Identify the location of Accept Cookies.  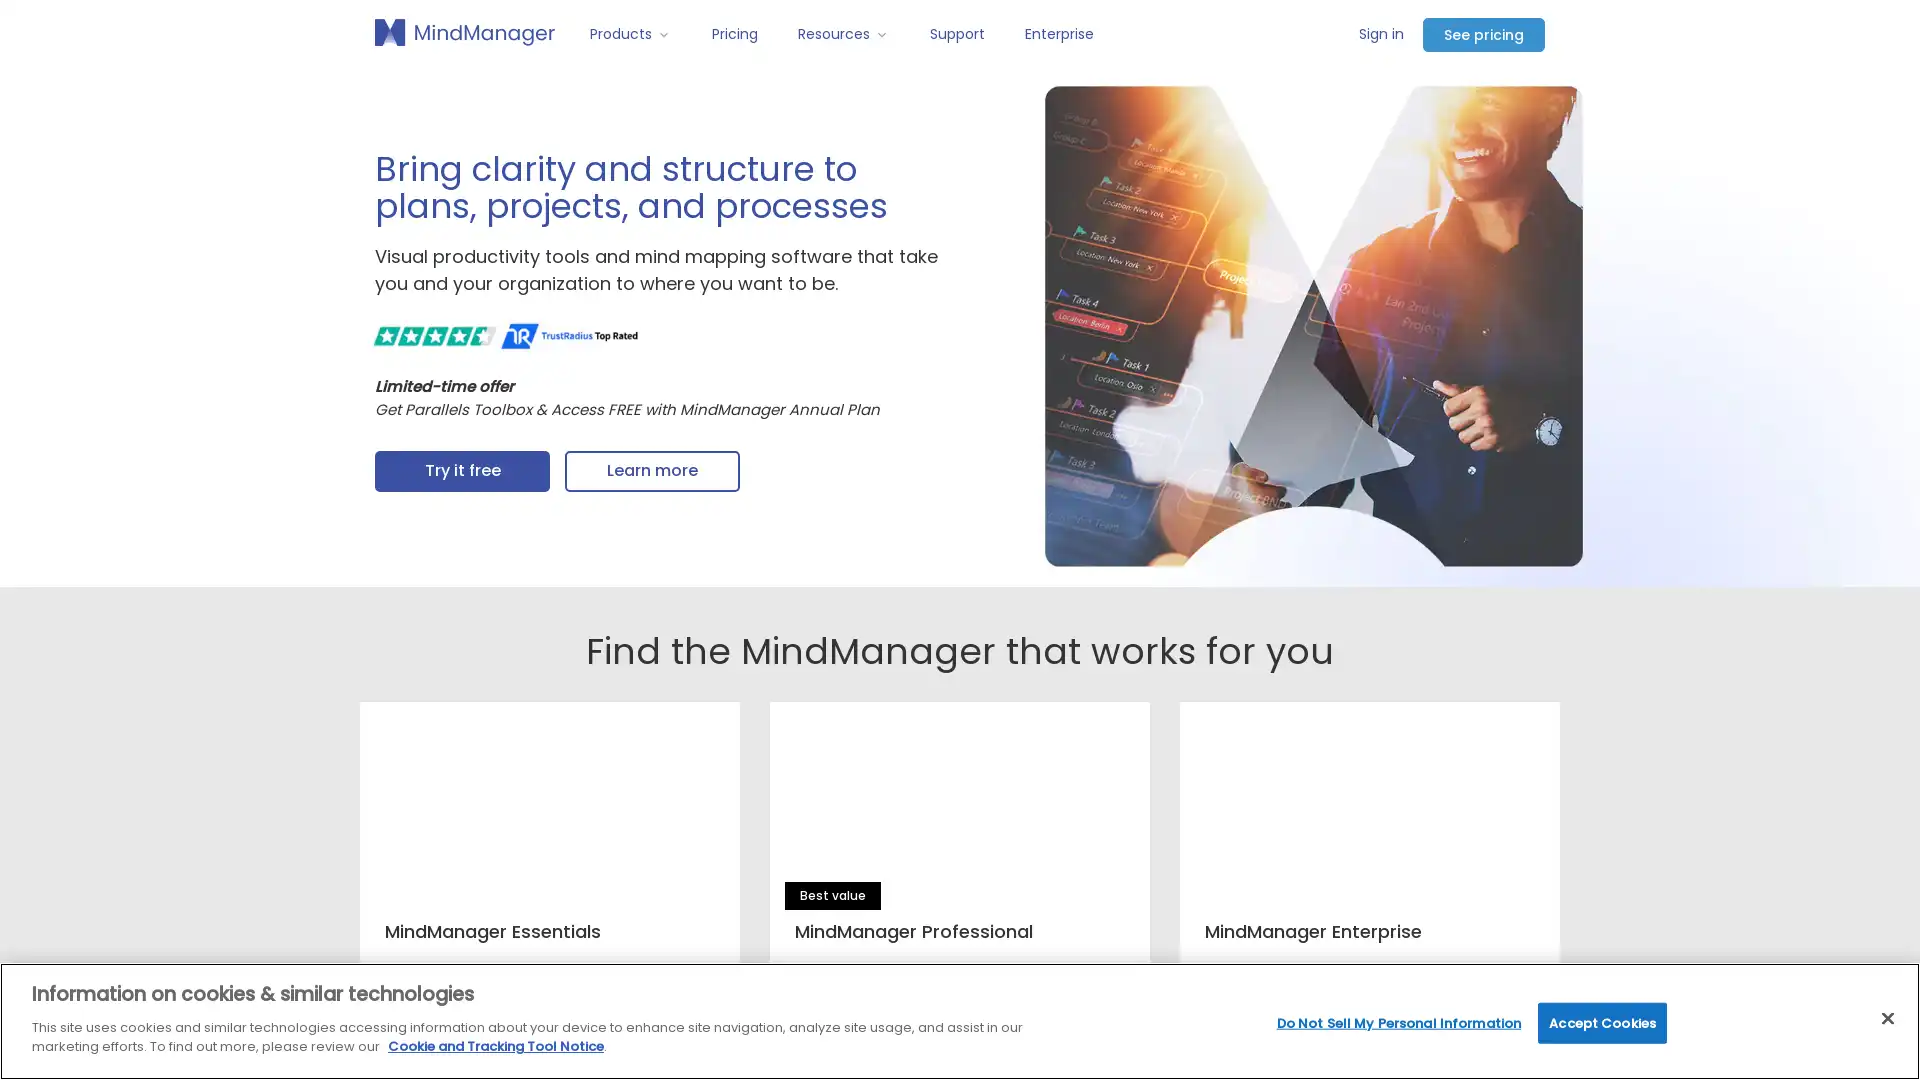
(1602, 1022).